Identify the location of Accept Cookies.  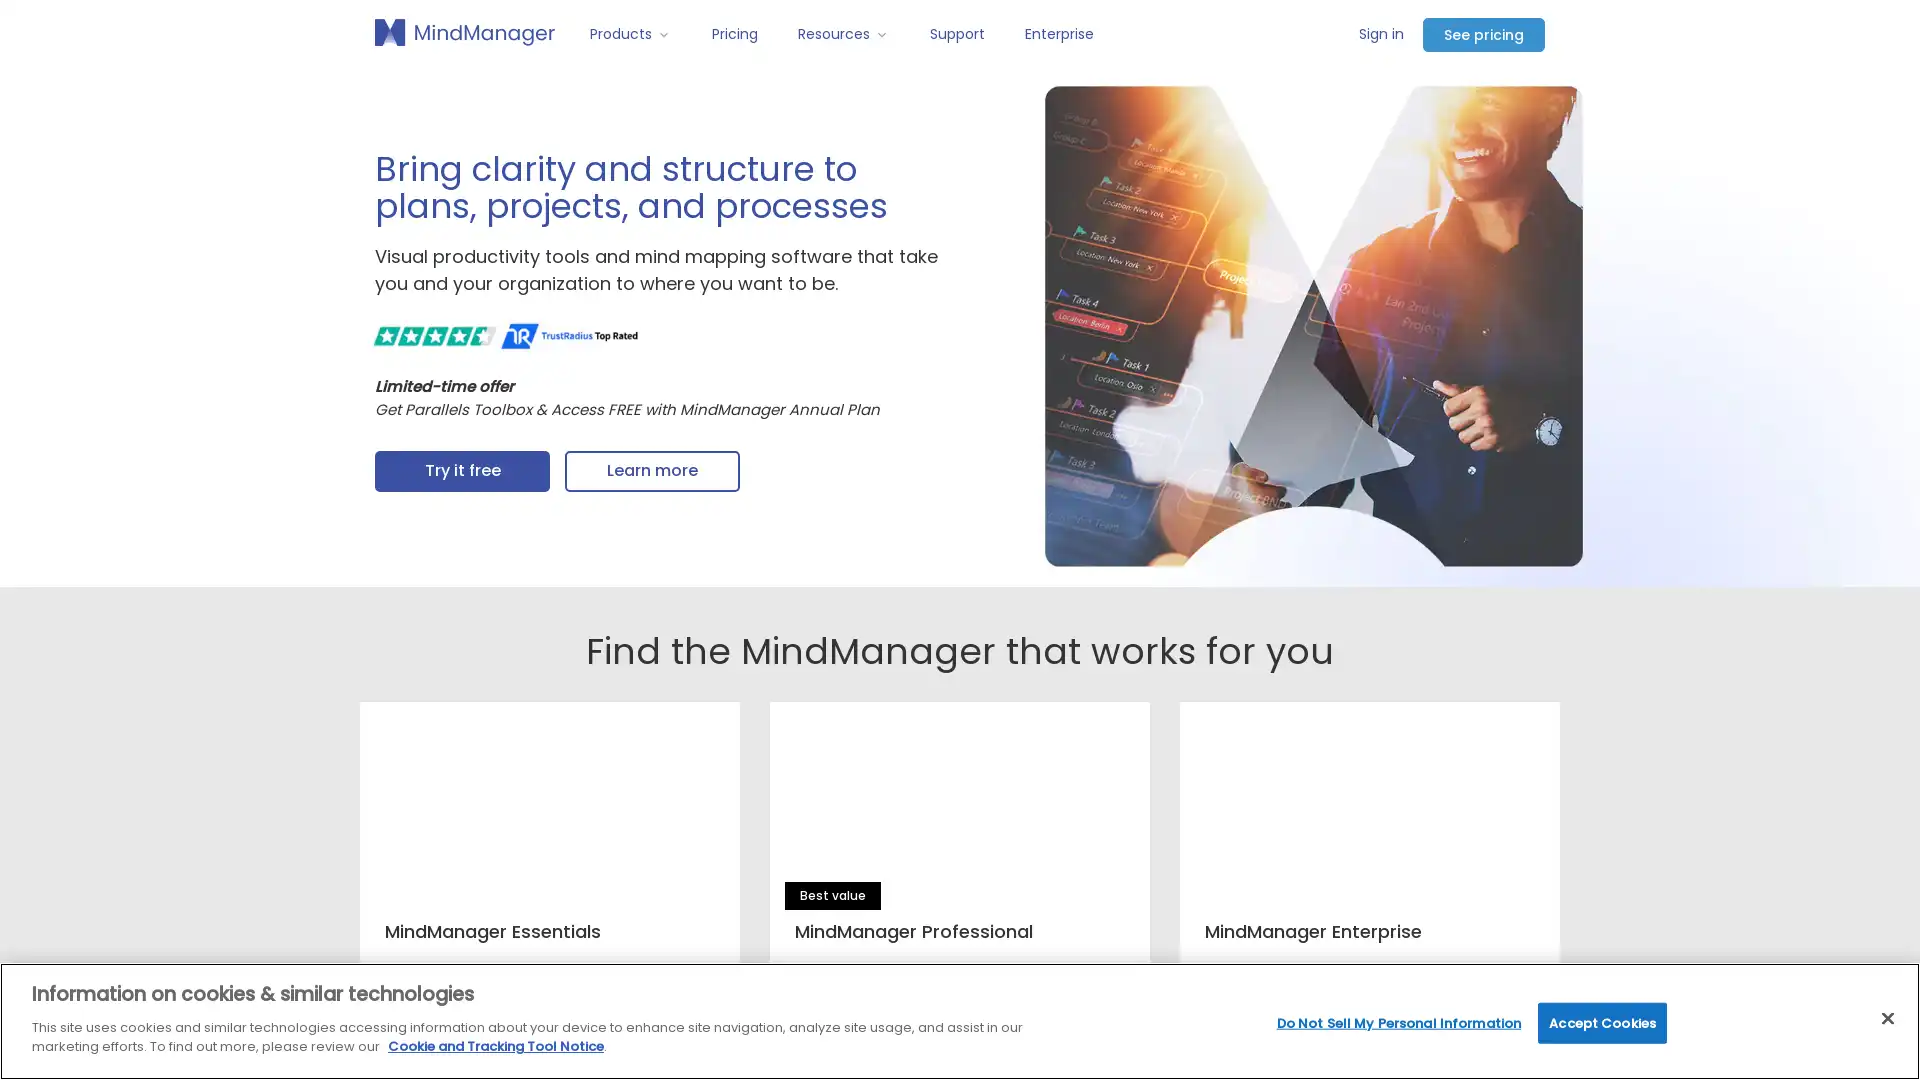
(1602, 1022).